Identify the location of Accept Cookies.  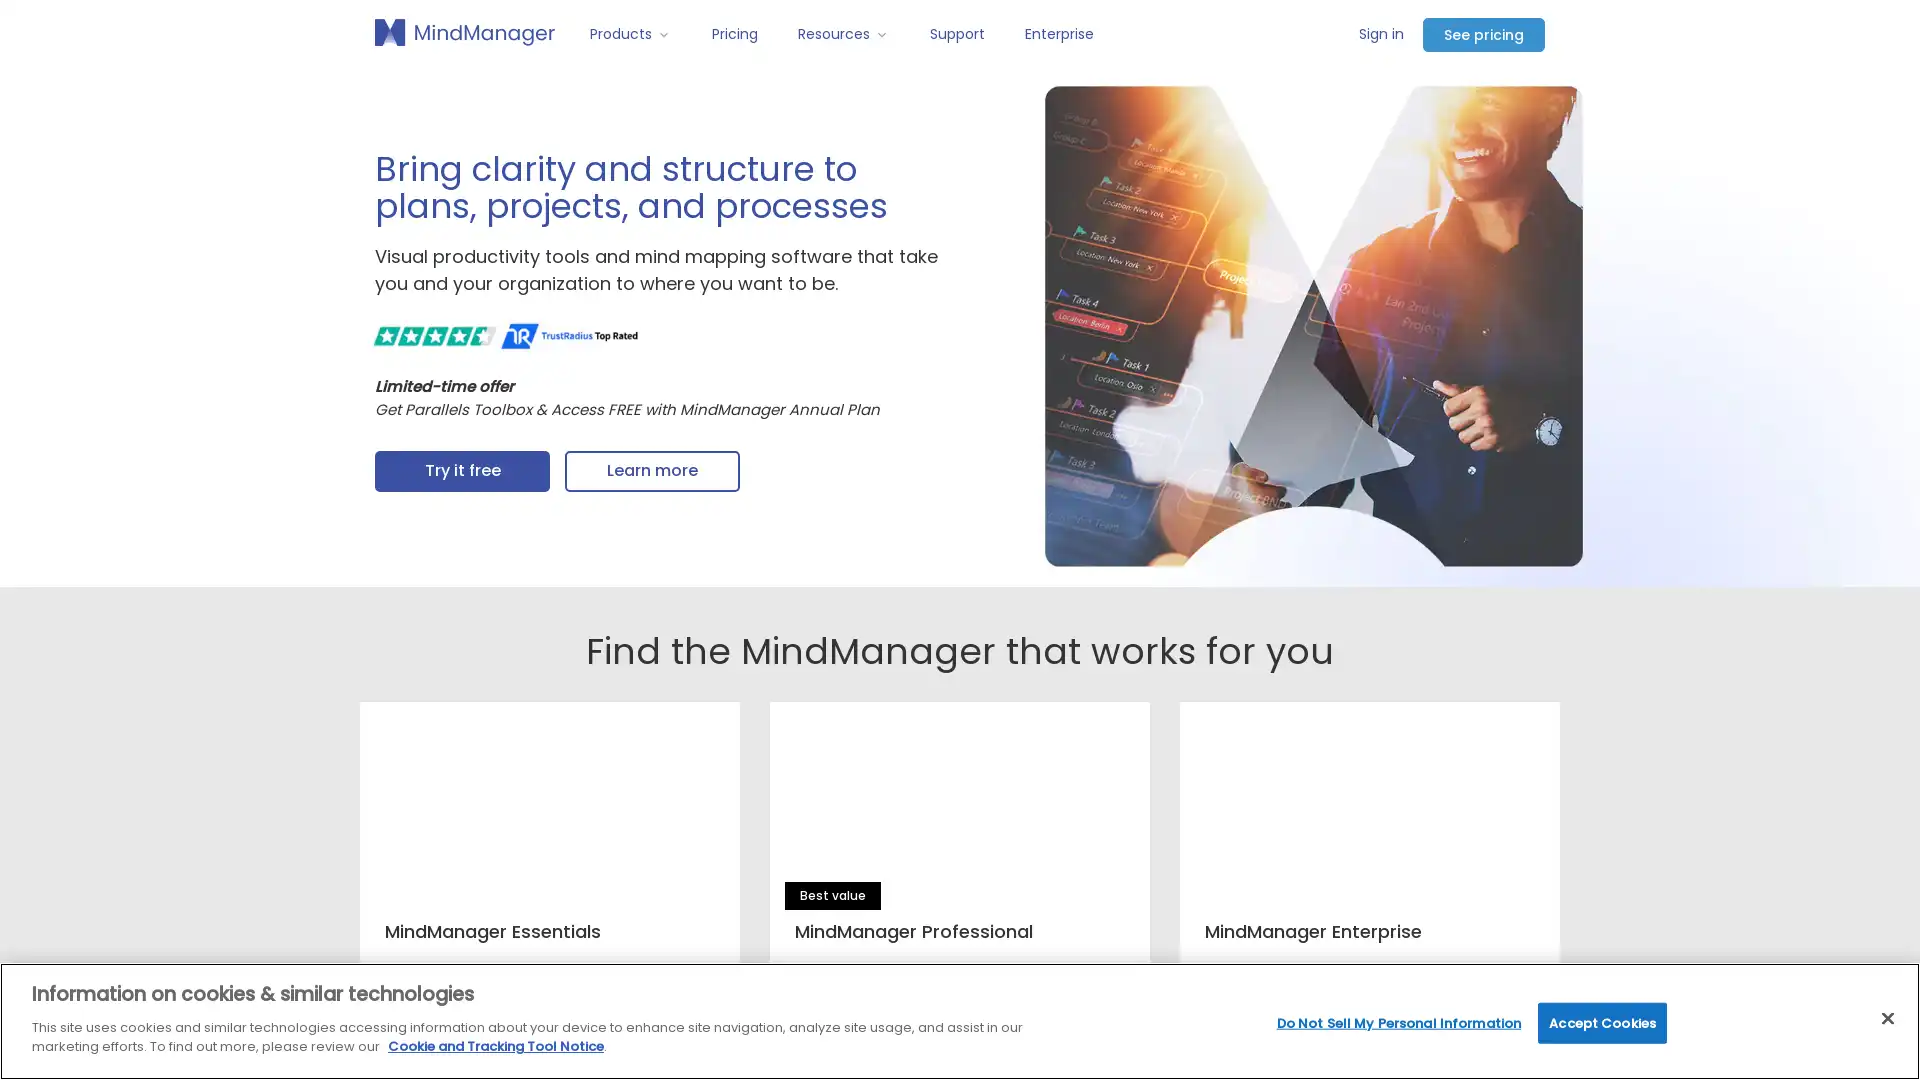
(1602, 1022).